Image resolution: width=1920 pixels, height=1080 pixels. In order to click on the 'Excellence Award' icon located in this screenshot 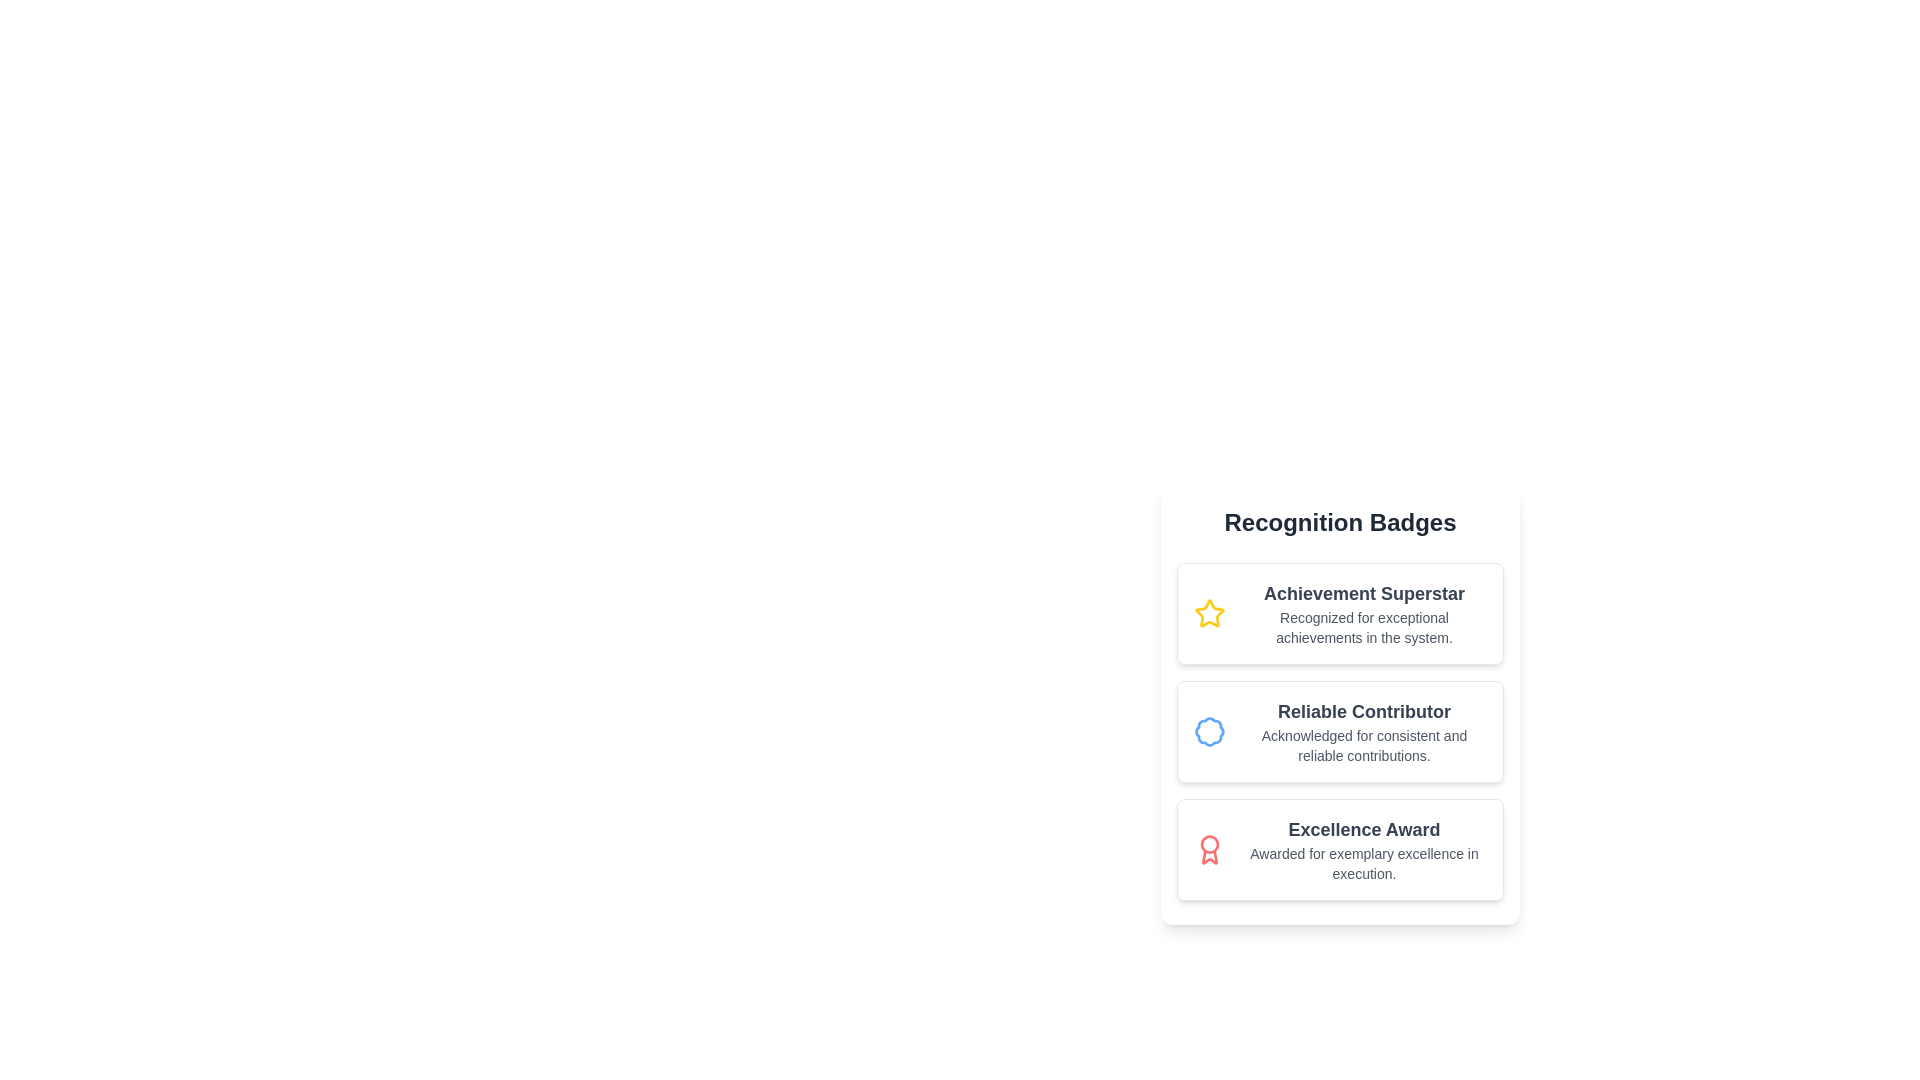, I will do `click(1217, 849)`.